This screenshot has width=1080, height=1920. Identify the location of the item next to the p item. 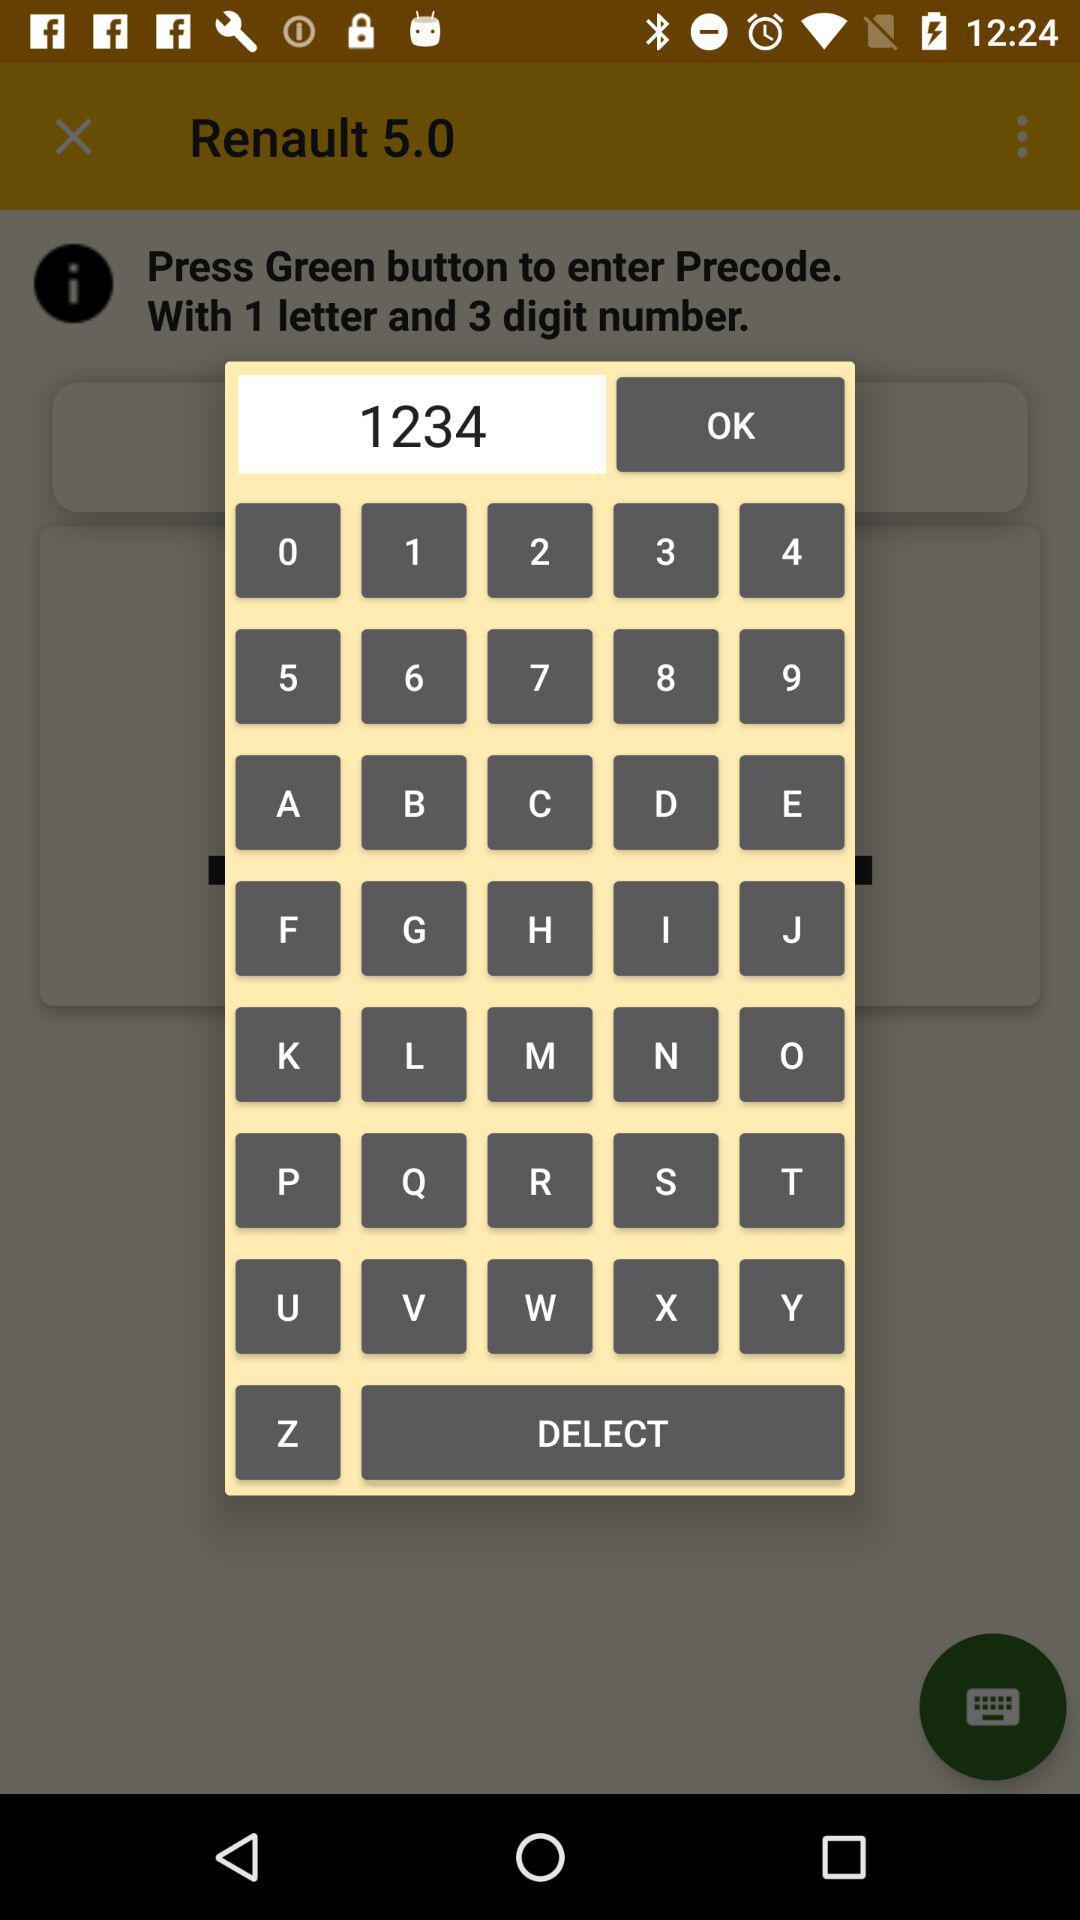
(412, 1306).